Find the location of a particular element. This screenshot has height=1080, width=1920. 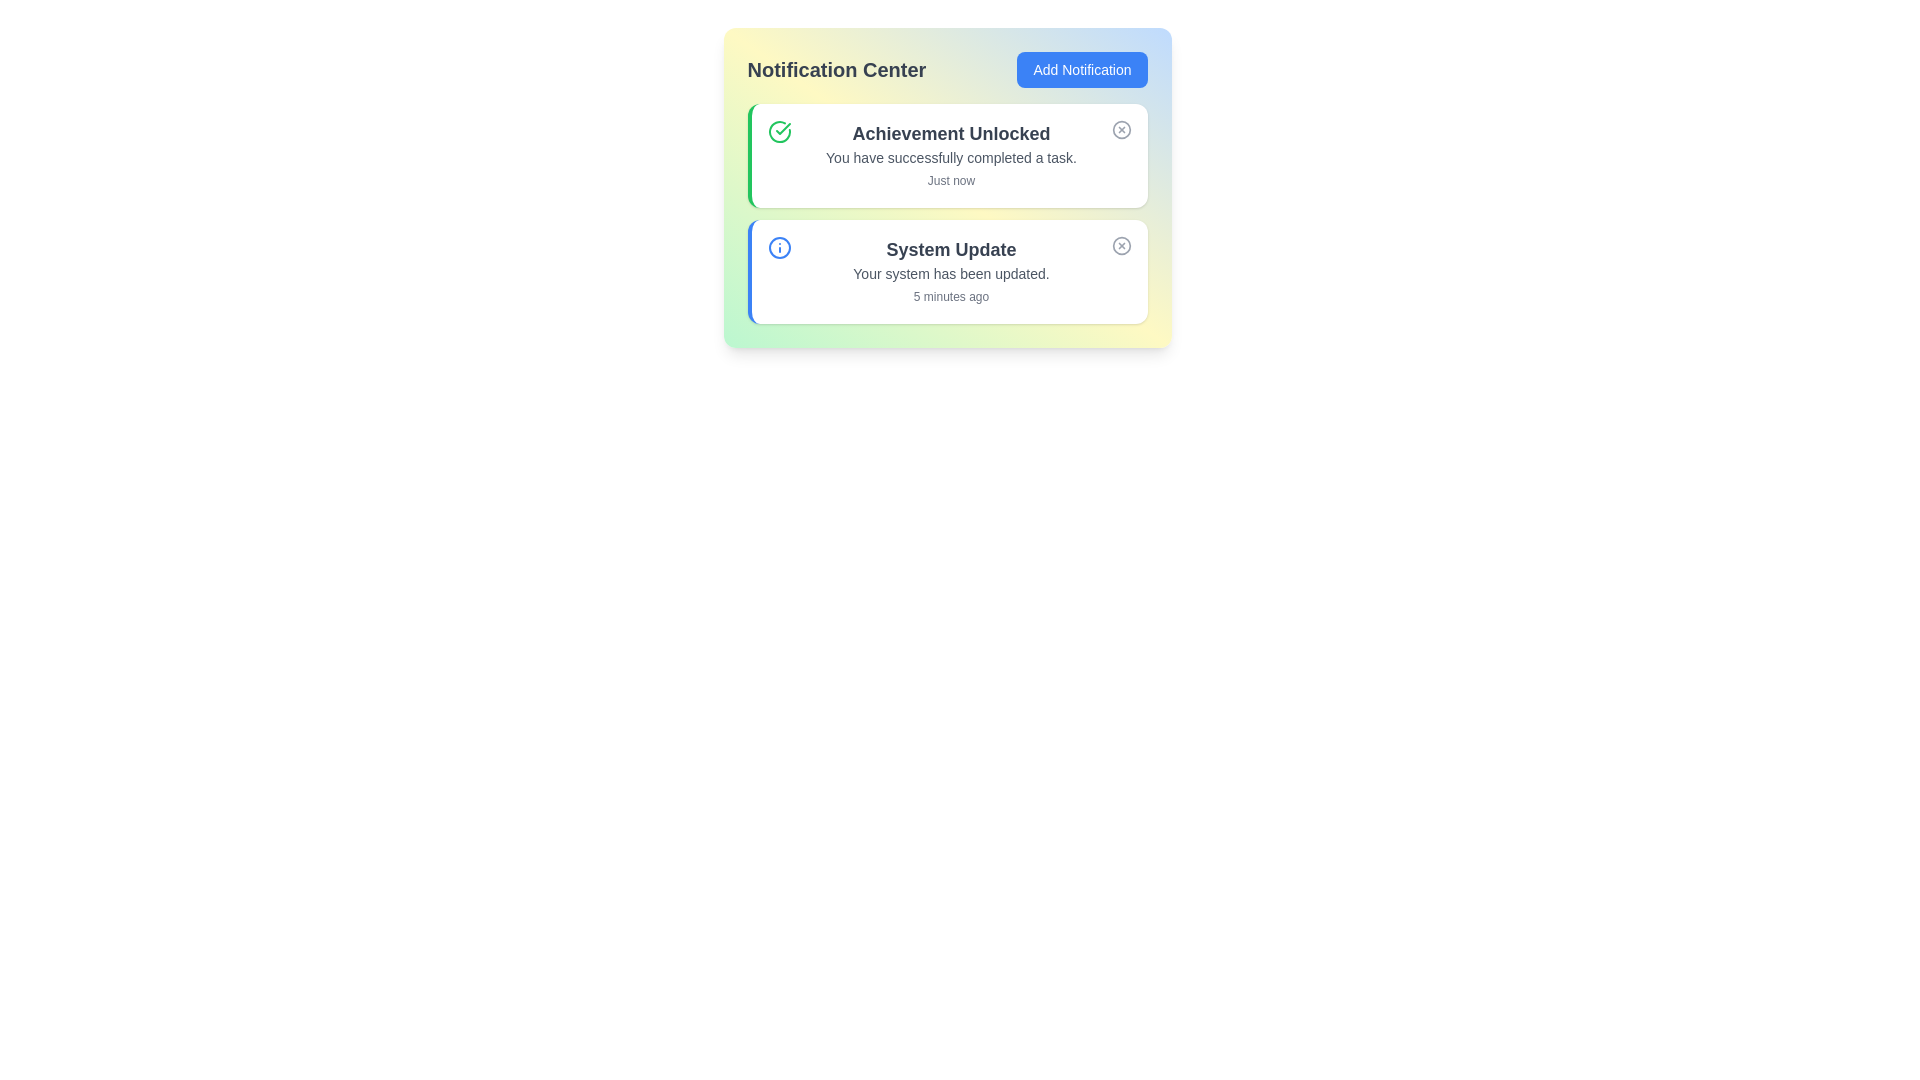

the 'Notification Center' text label, which is a prominent header in large, bold dark gray font at the top-left of the notification dashboard is located at coordinates (836, 68).